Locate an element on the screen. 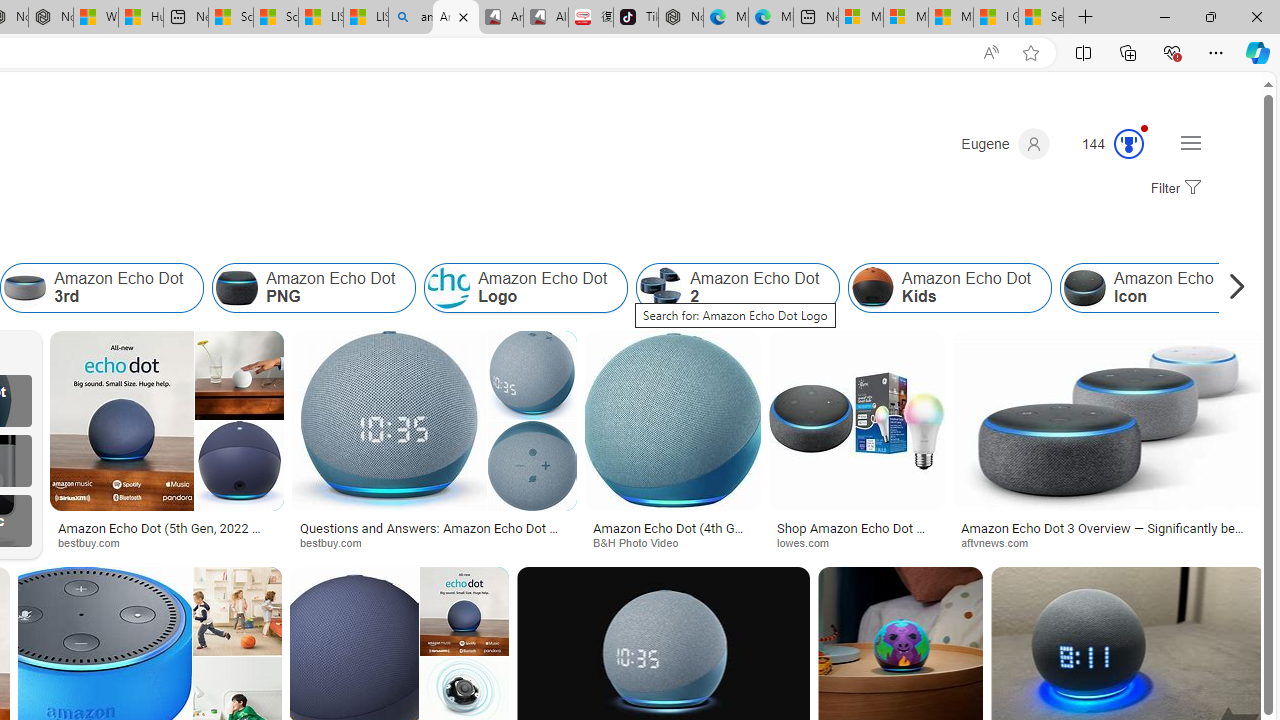 The image size is (1280, 720). 'Amazon Echo Dot 2' is located at coordinates (737, 288).